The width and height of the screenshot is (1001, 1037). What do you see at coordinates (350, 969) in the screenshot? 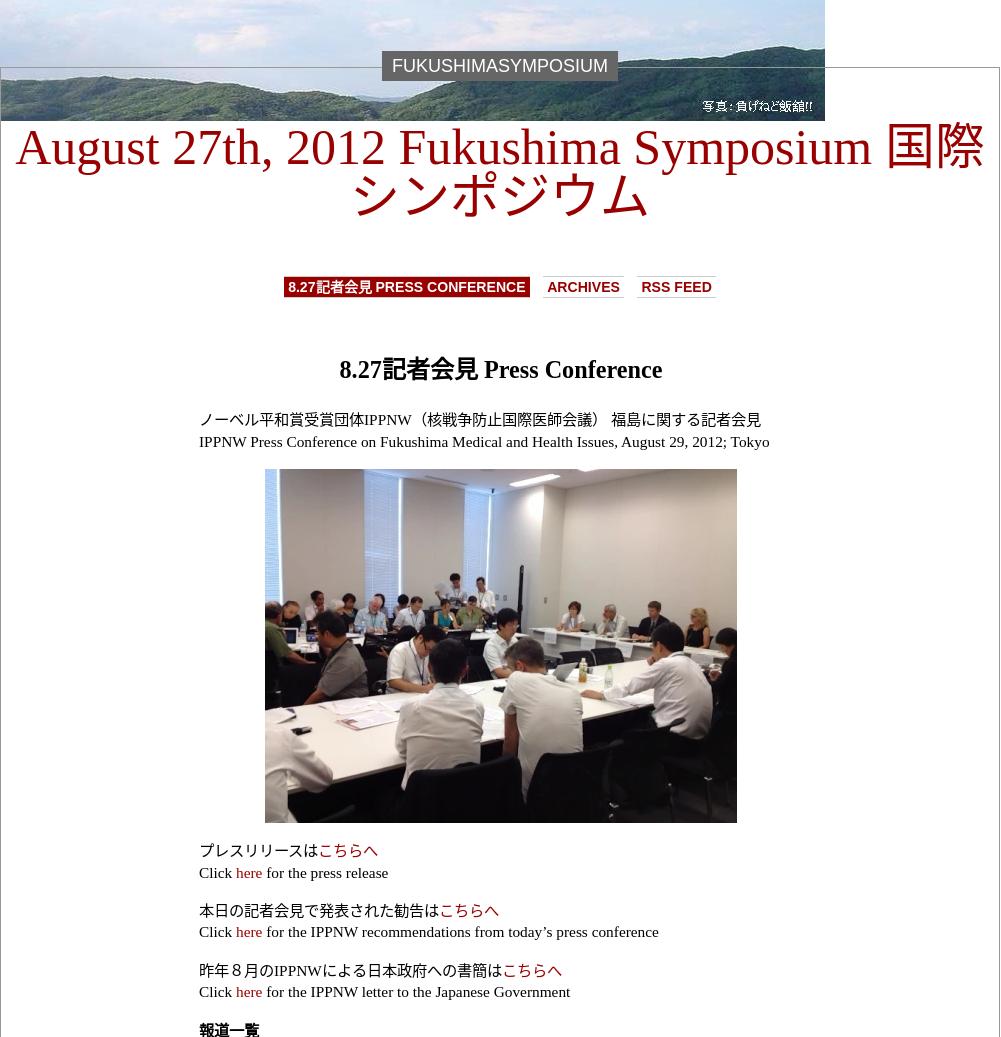
I see `'昨年８月のIPPNWによる日本政府への書簡は'` at bounding box center [350, 969].